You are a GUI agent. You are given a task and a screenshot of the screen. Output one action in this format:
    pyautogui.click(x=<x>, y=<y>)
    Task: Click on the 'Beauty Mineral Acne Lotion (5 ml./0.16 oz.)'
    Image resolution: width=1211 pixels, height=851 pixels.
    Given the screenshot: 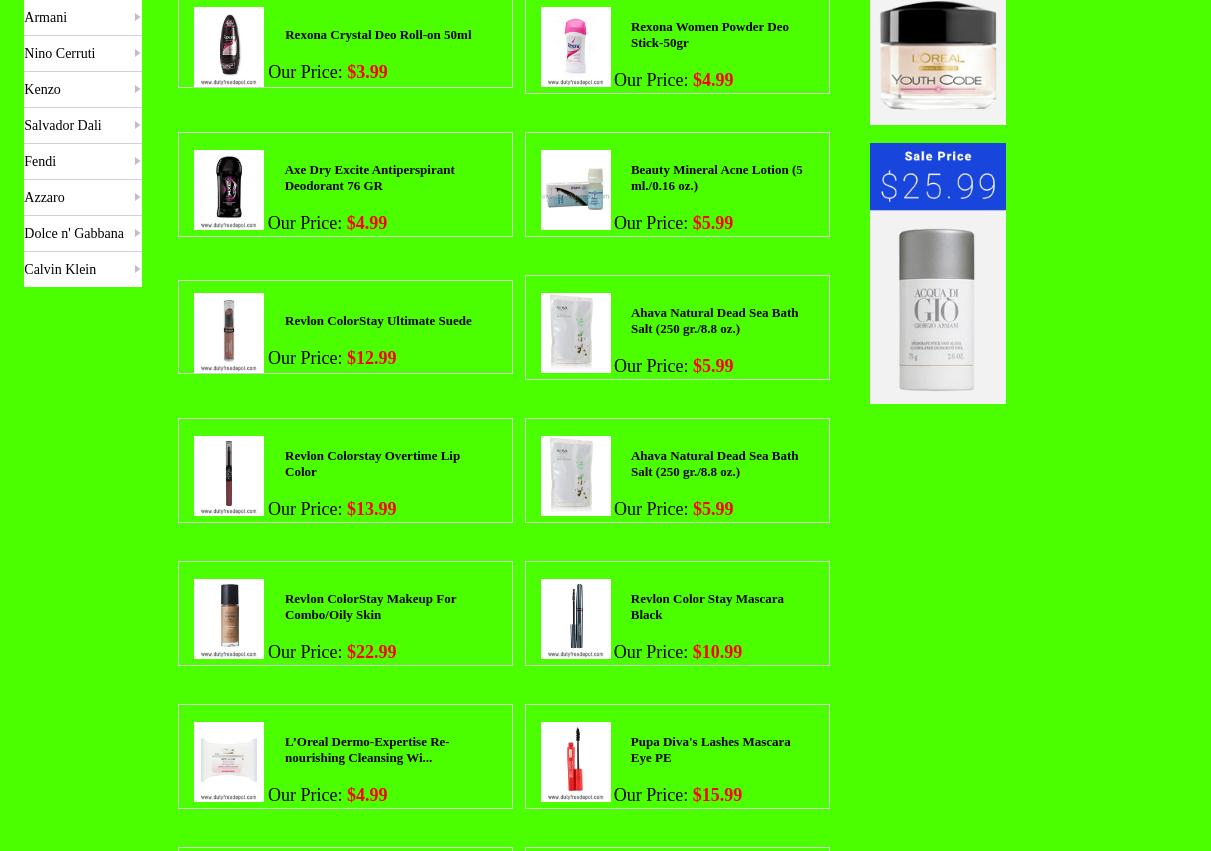 What is the action you would take?
    pyautogui.click(x=714, y=175)
    